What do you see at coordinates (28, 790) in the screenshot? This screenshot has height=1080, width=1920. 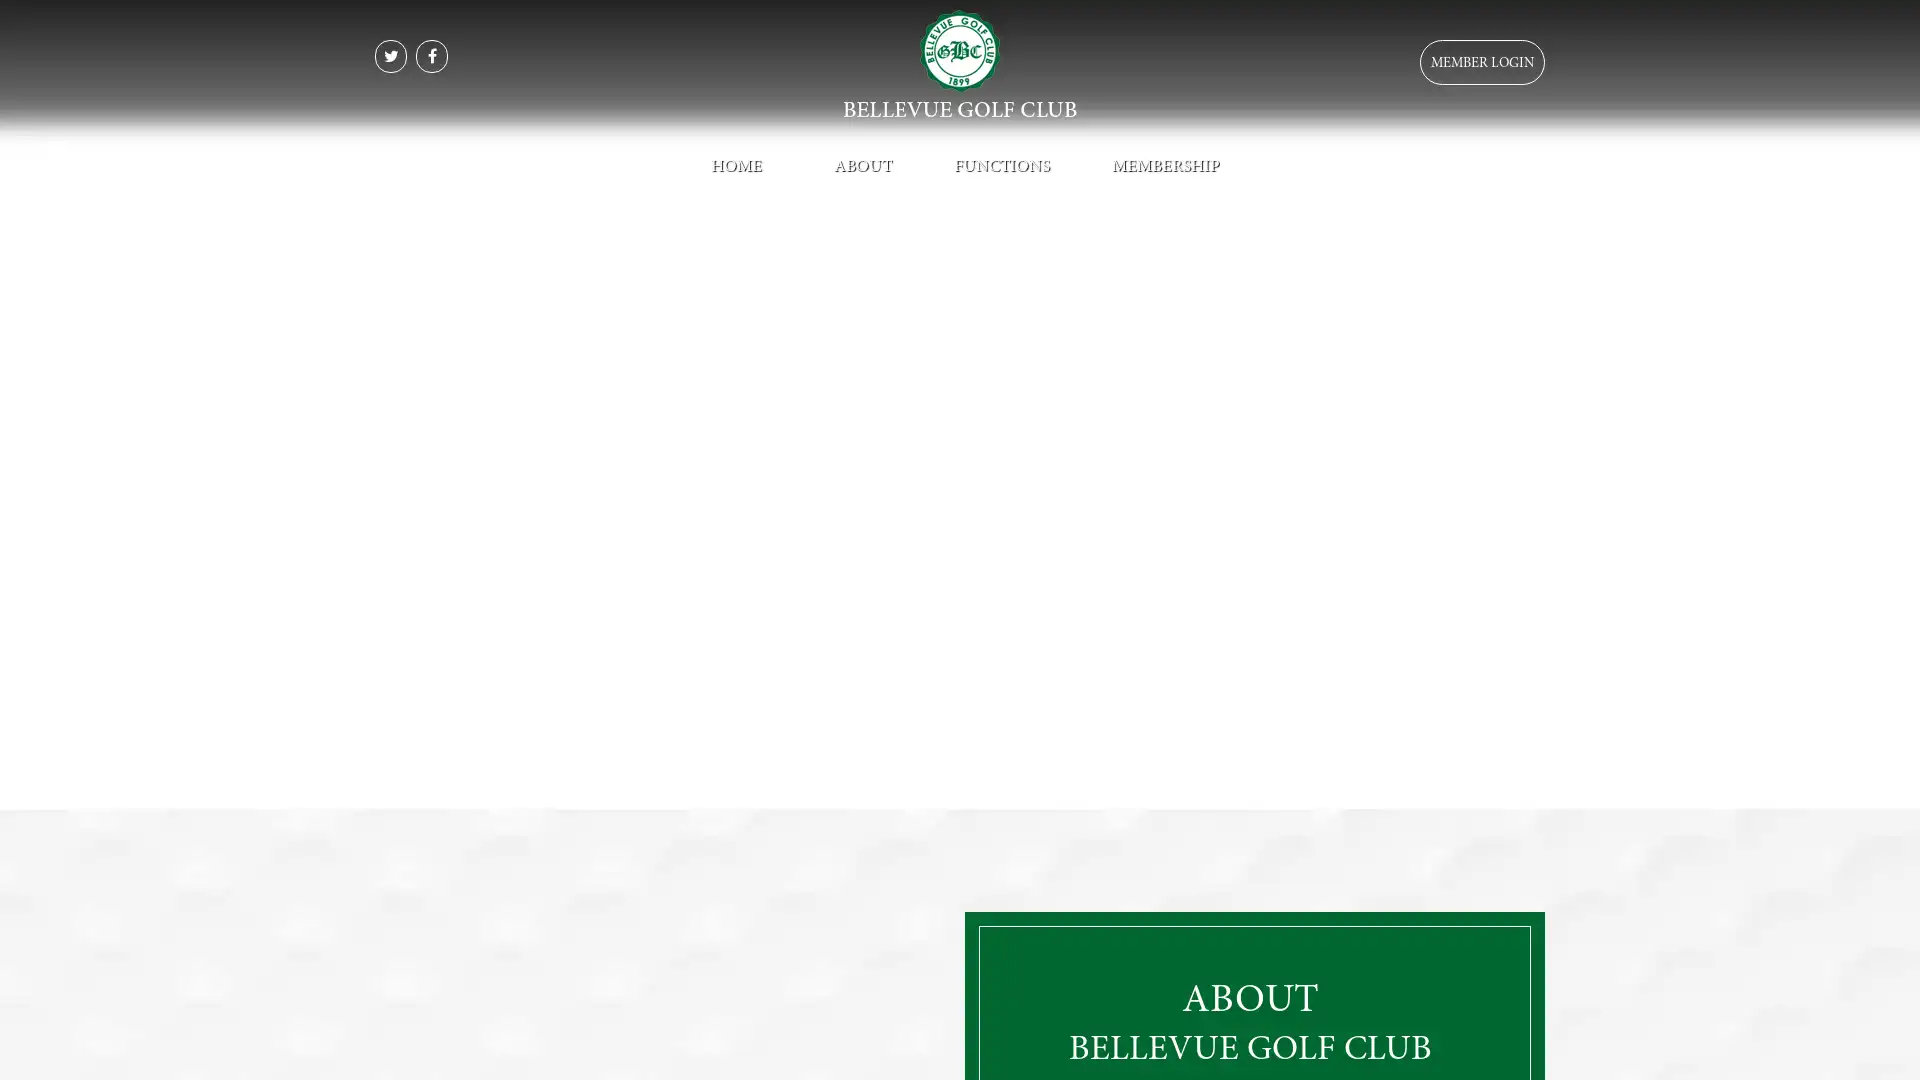 I see `Pause` at bounding box center [28, 790].